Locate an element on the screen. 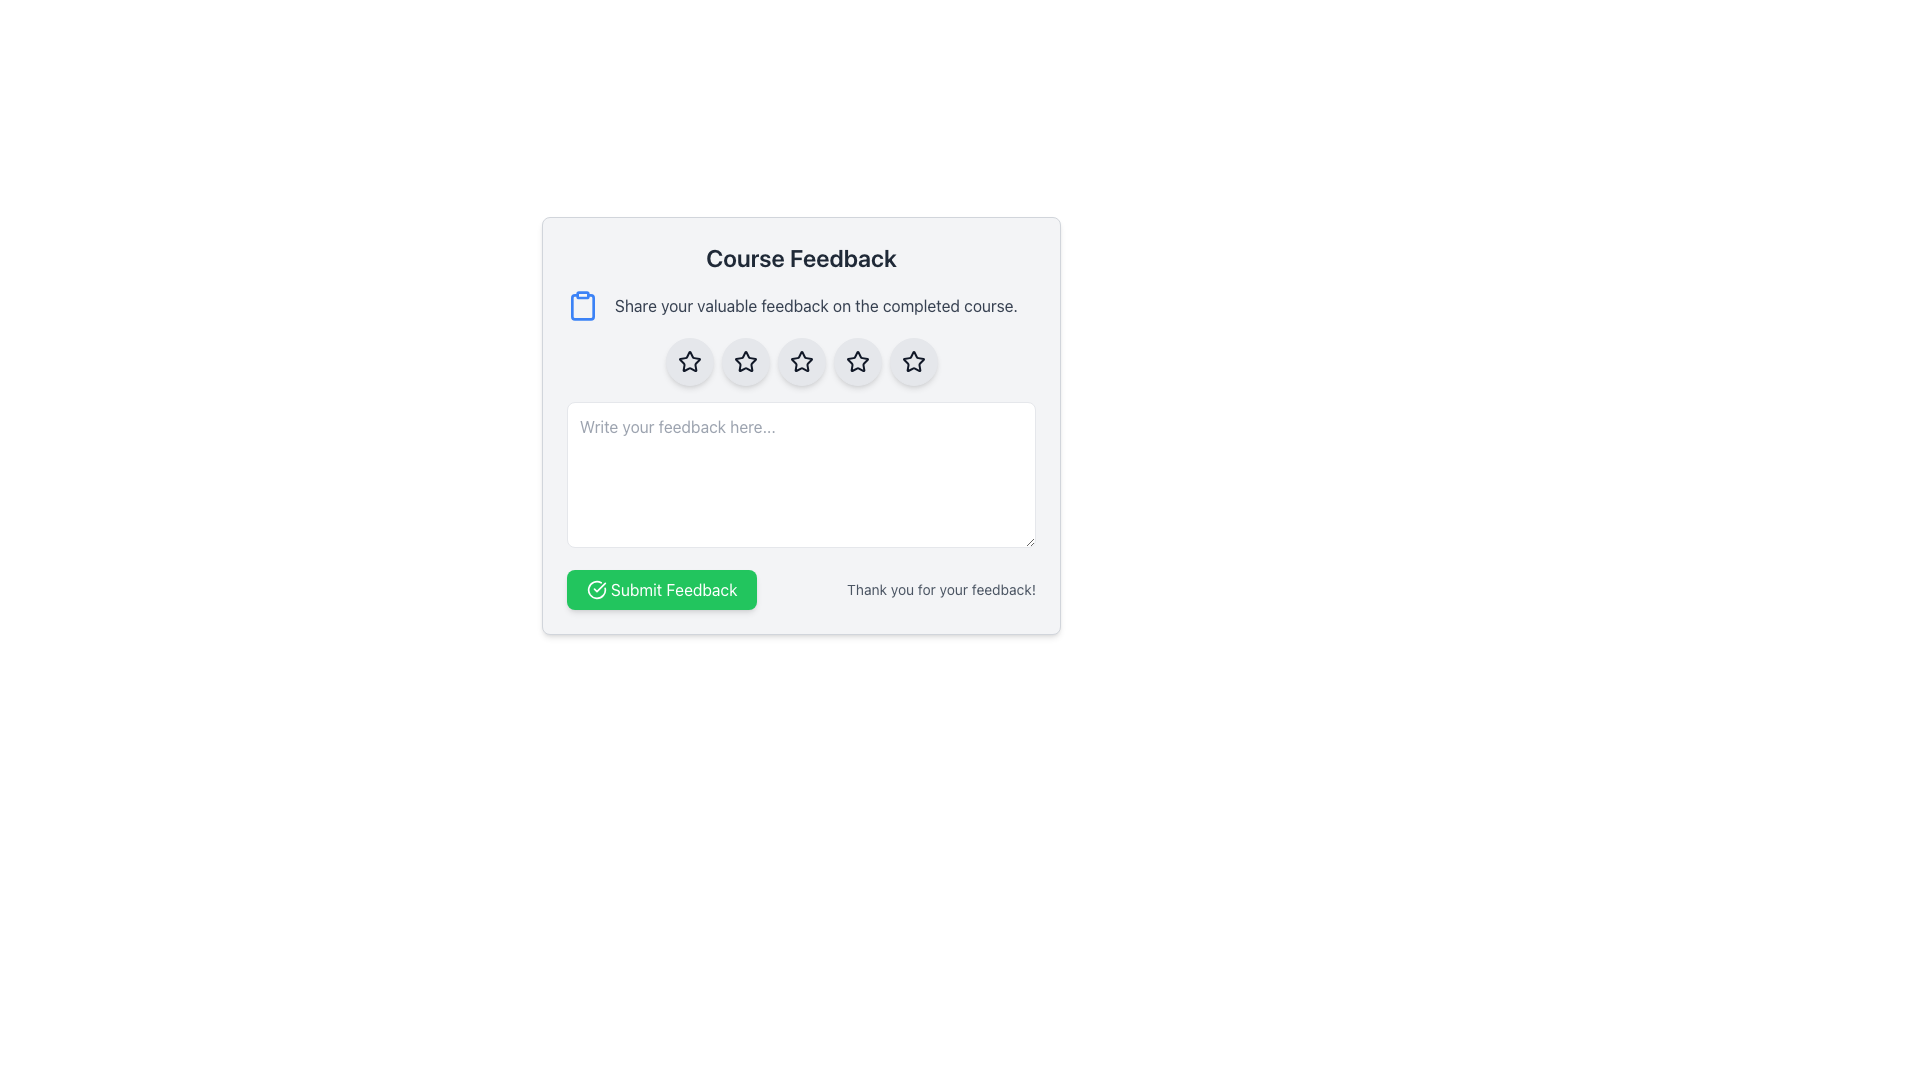  the 'Submit Feedback' button that contains a small circular icon with a checkmark on its left side is located at coordinates (595, 589).